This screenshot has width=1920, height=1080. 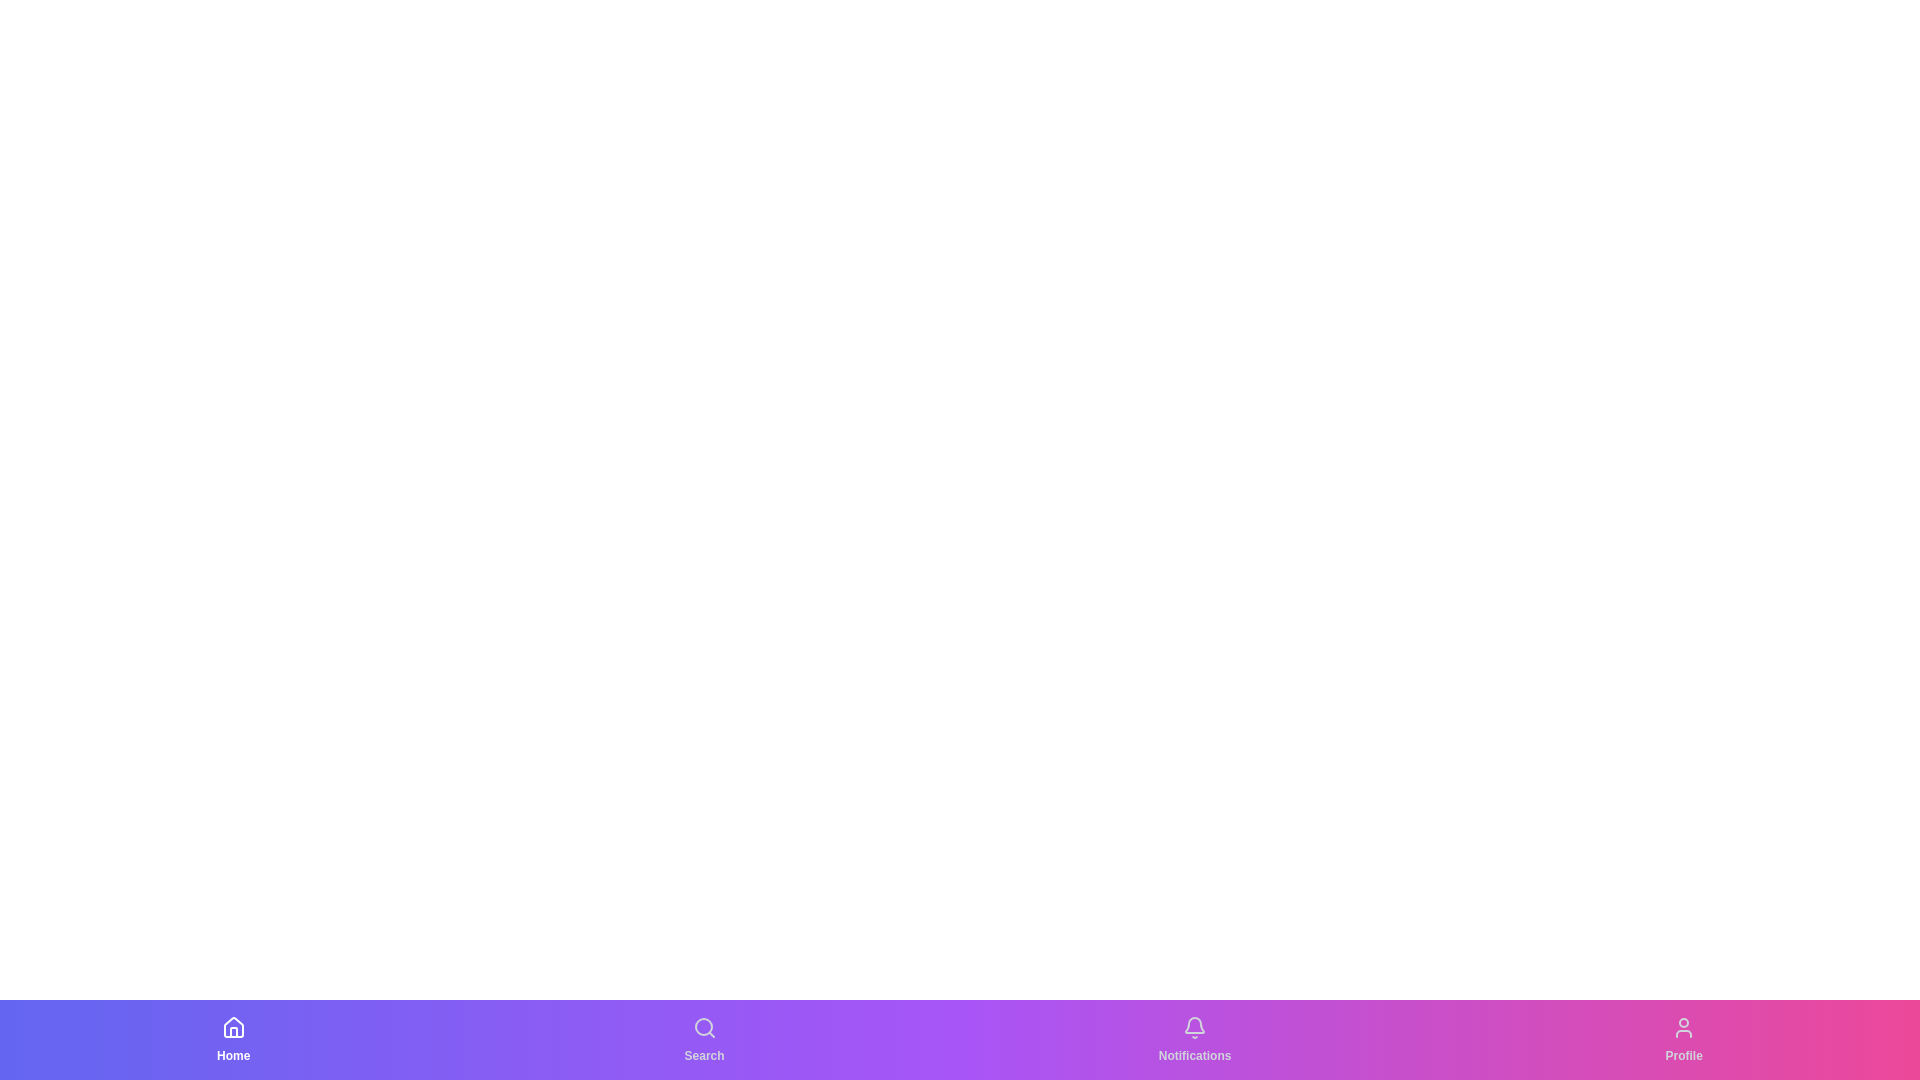 I want to click on the tab labeled Home to view its tooltip, so click(x=233, y=1039).